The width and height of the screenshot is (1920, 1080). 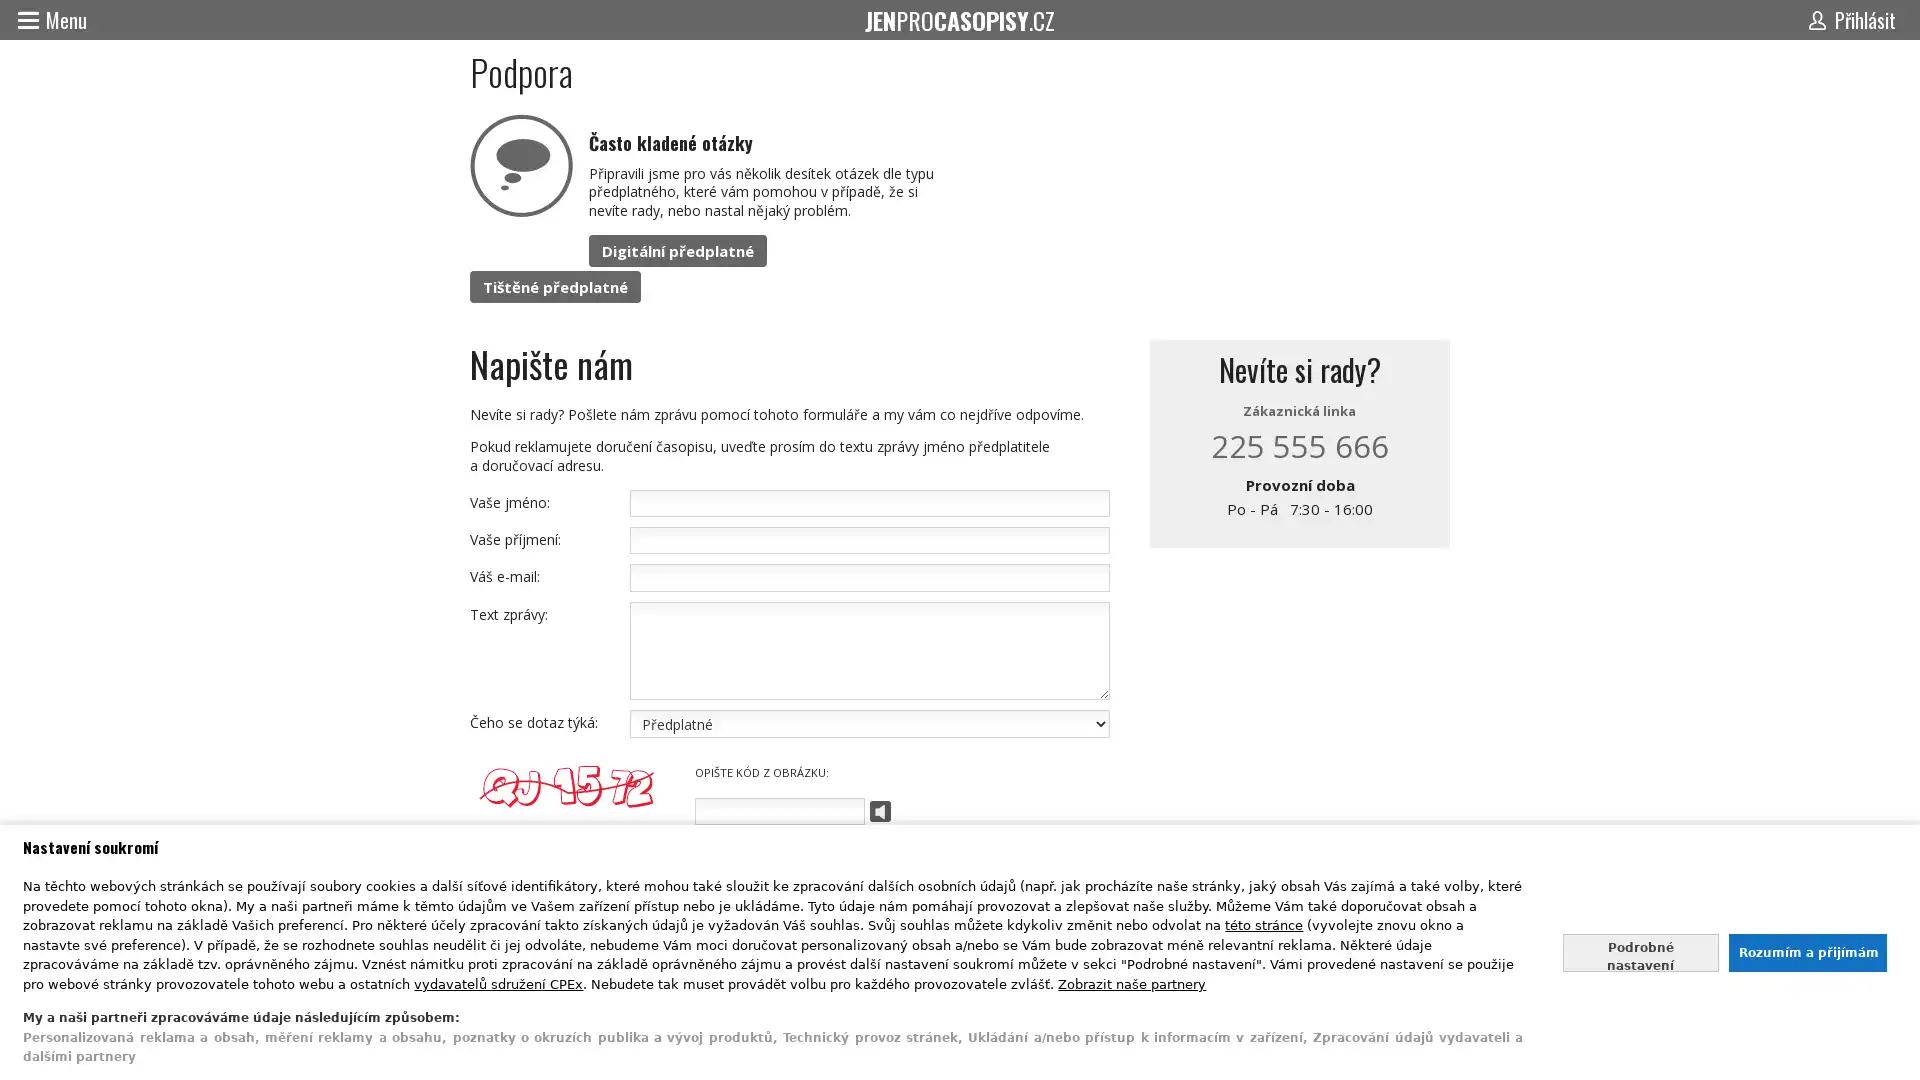 I want to click on Zobrazit nase partnery, so click(x=1132, y=982).